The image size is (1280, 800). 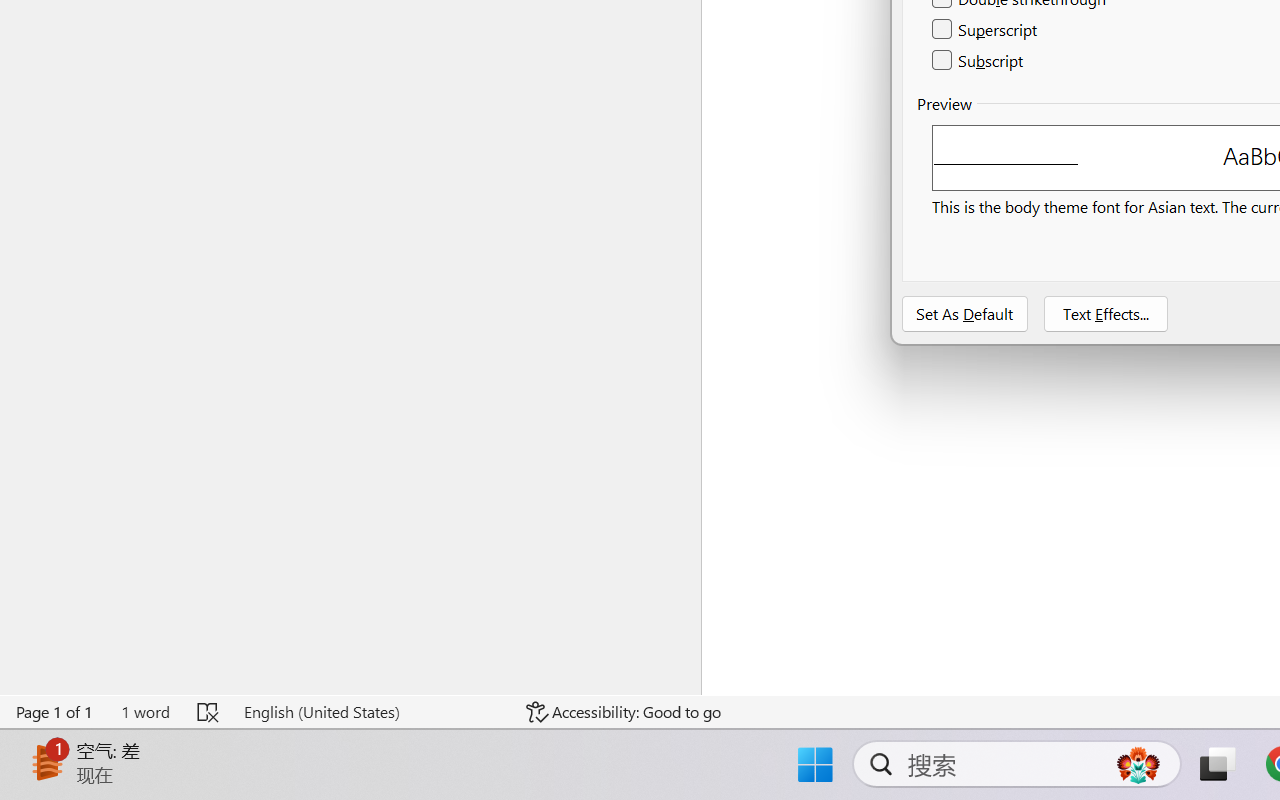 I want to click on 'Spelling and Grammar Check Errors', so click(x=209, y=711).